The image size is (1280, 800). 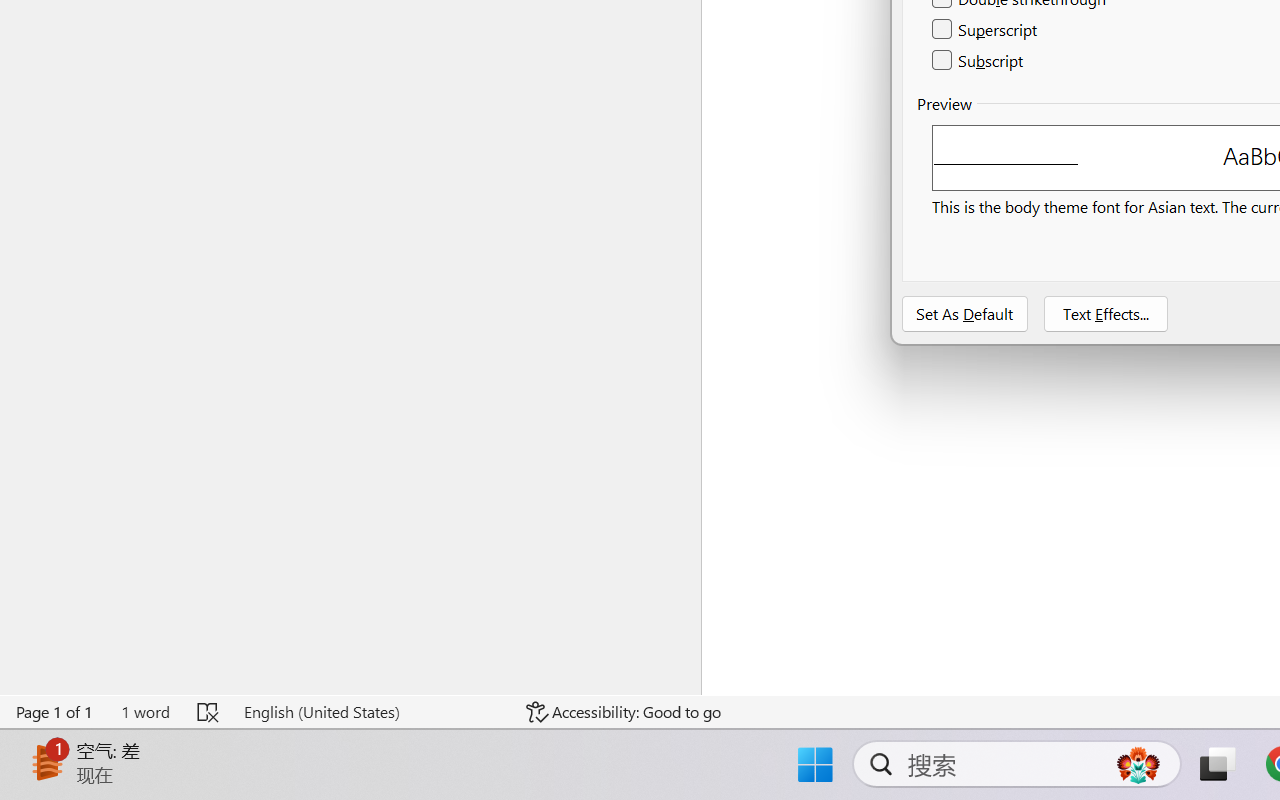 I want to click on 'Spelling and Grammar Check Errors', so click(x=209, y=711).